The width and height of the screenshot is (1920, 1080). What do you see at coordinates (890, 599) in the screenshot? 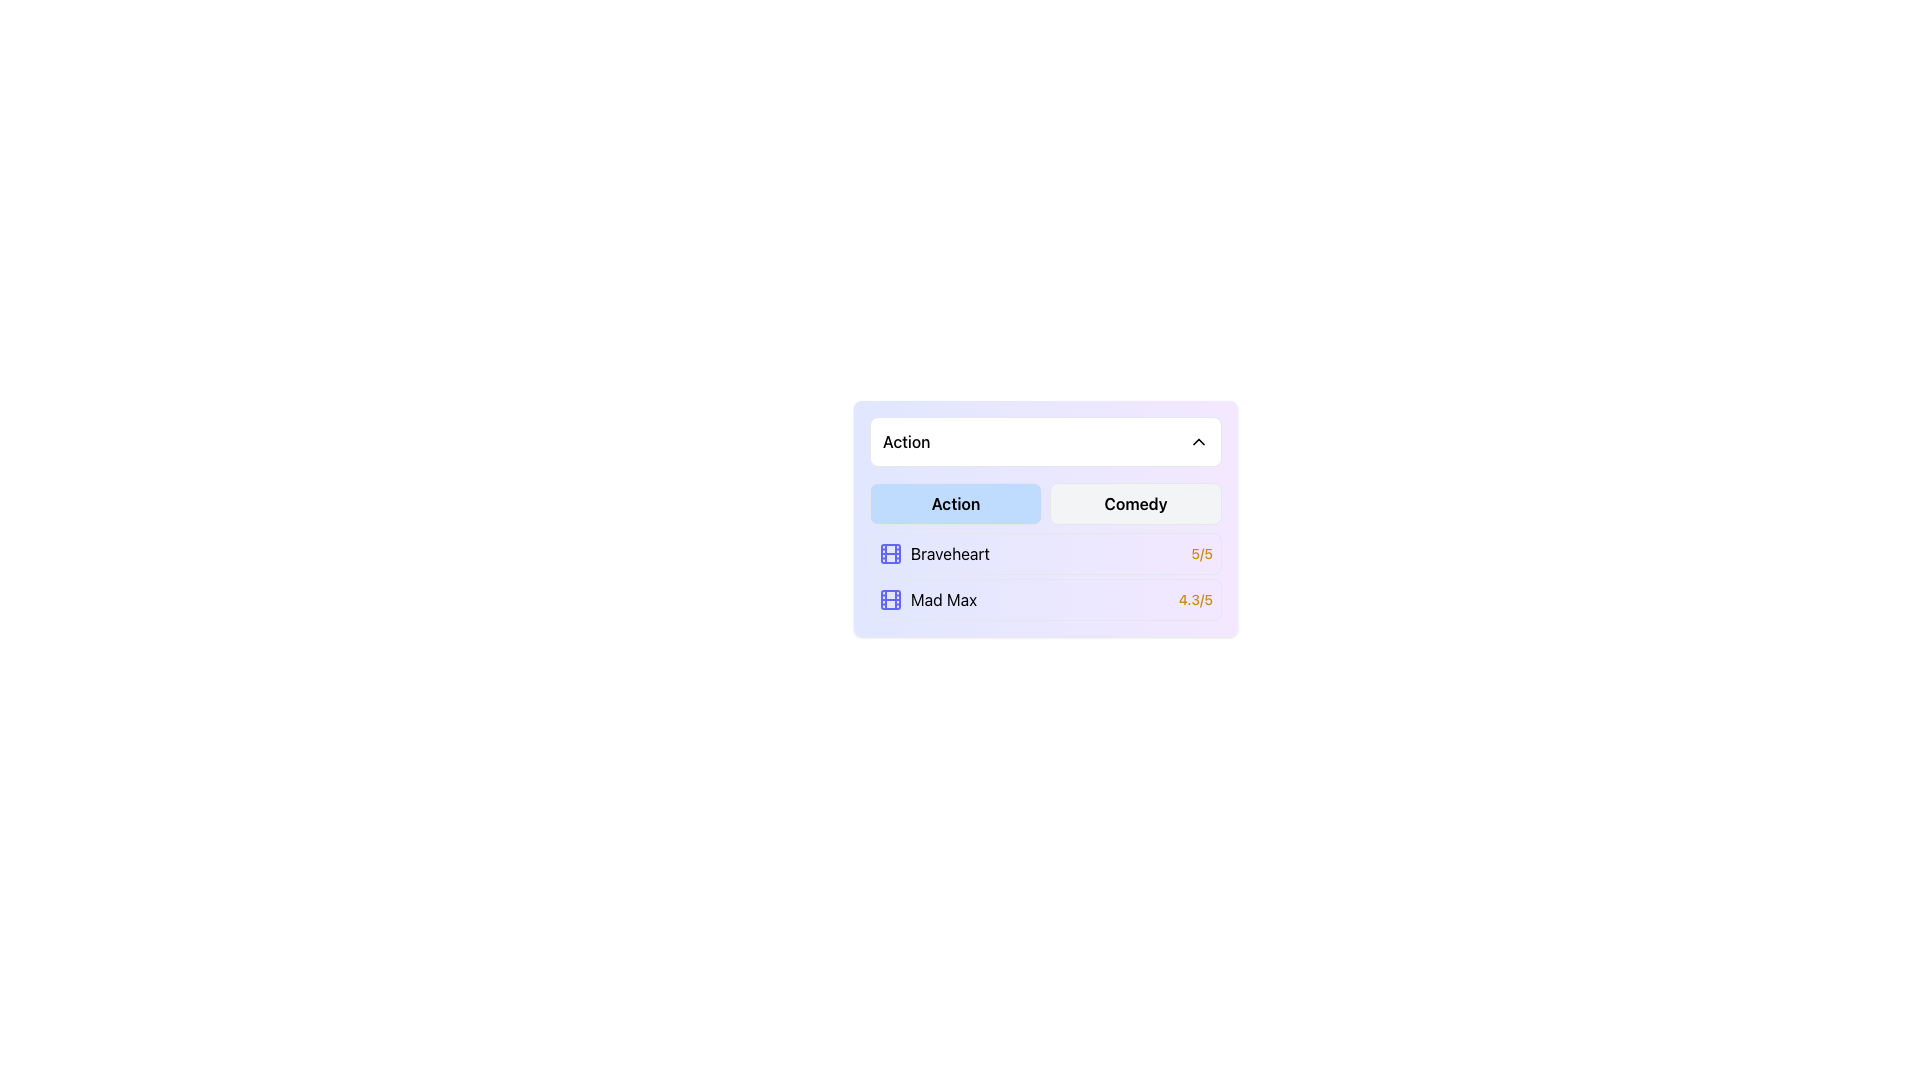
I see `the leftmost icon in the second row of the list that visually represents the movie 'Mad Max'` at bounding box center [890, 599].